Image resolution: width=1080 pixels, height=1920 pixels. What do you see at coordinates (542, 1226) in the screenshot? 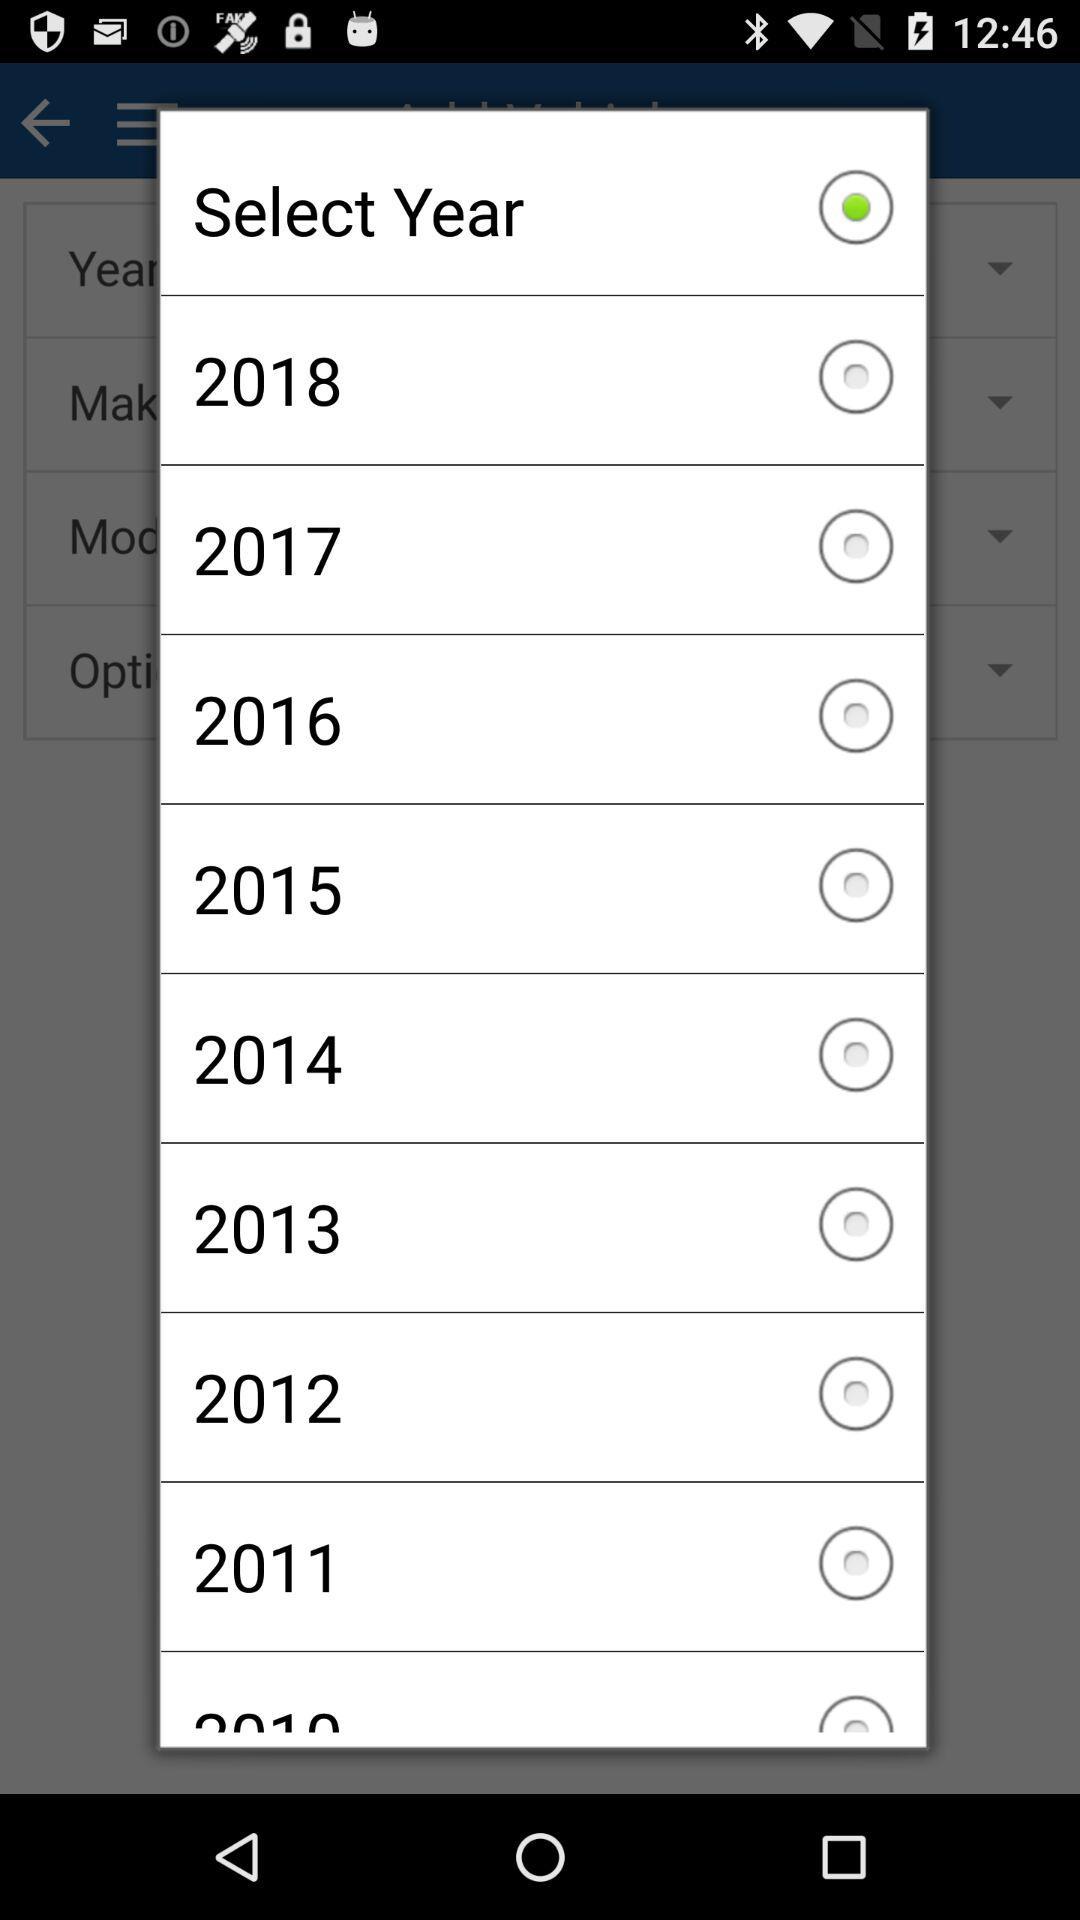
I see `the 2013 checkbox` at bounding box center [542, 1226].